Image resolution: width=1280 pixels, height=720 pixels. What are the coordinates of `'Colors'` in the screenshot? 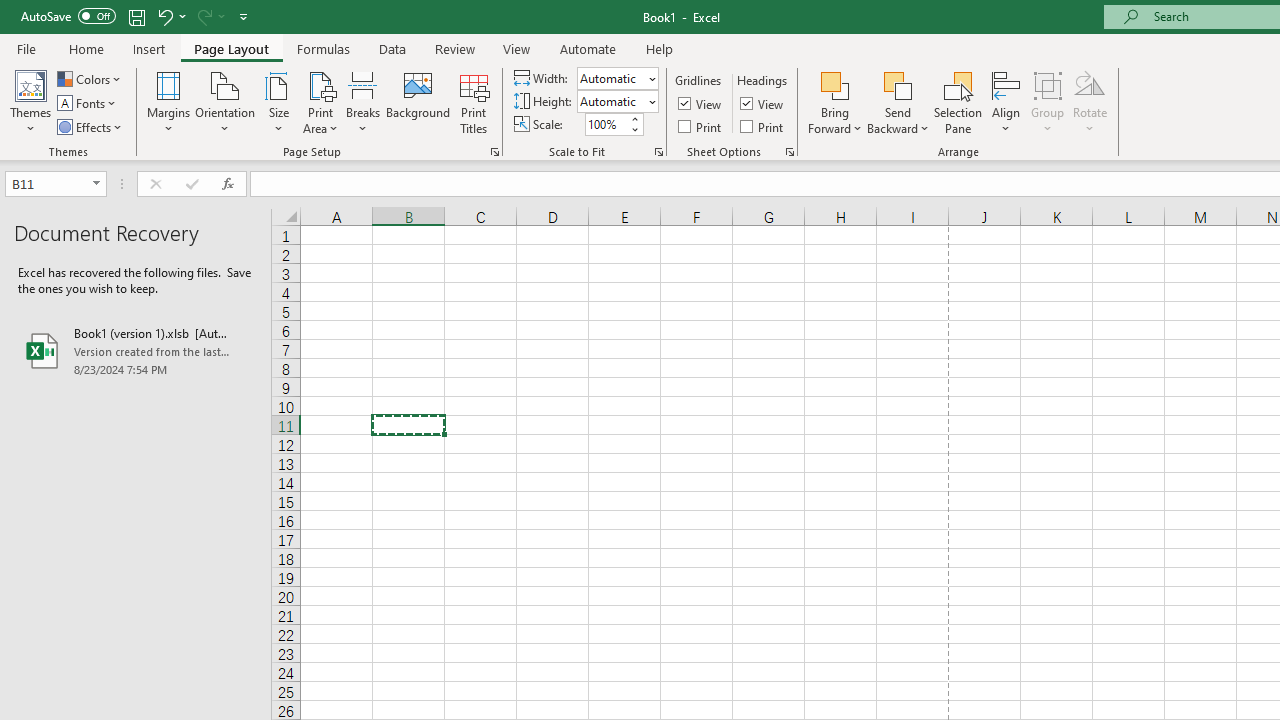 It's located at (89, 78).